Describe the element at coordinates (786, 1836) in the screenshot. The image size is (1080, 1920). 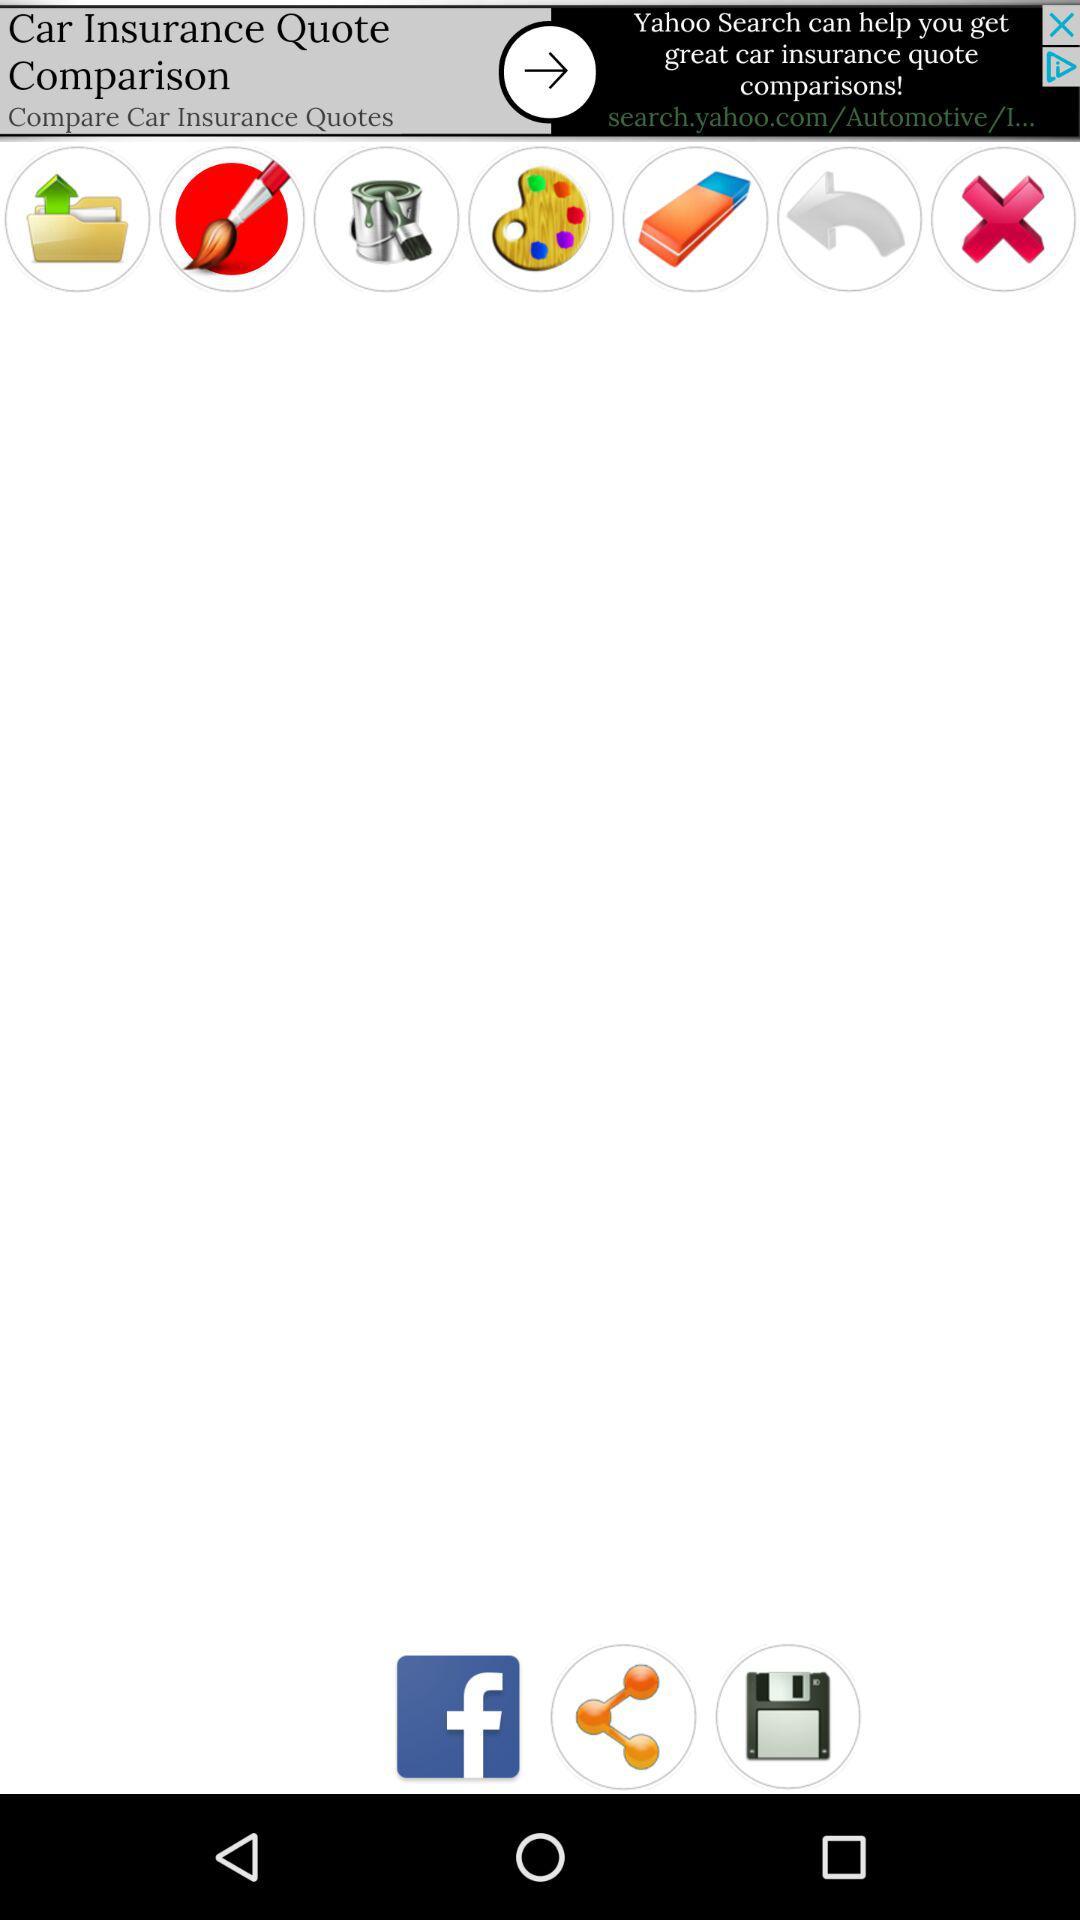
I see `the save icon` at that location.